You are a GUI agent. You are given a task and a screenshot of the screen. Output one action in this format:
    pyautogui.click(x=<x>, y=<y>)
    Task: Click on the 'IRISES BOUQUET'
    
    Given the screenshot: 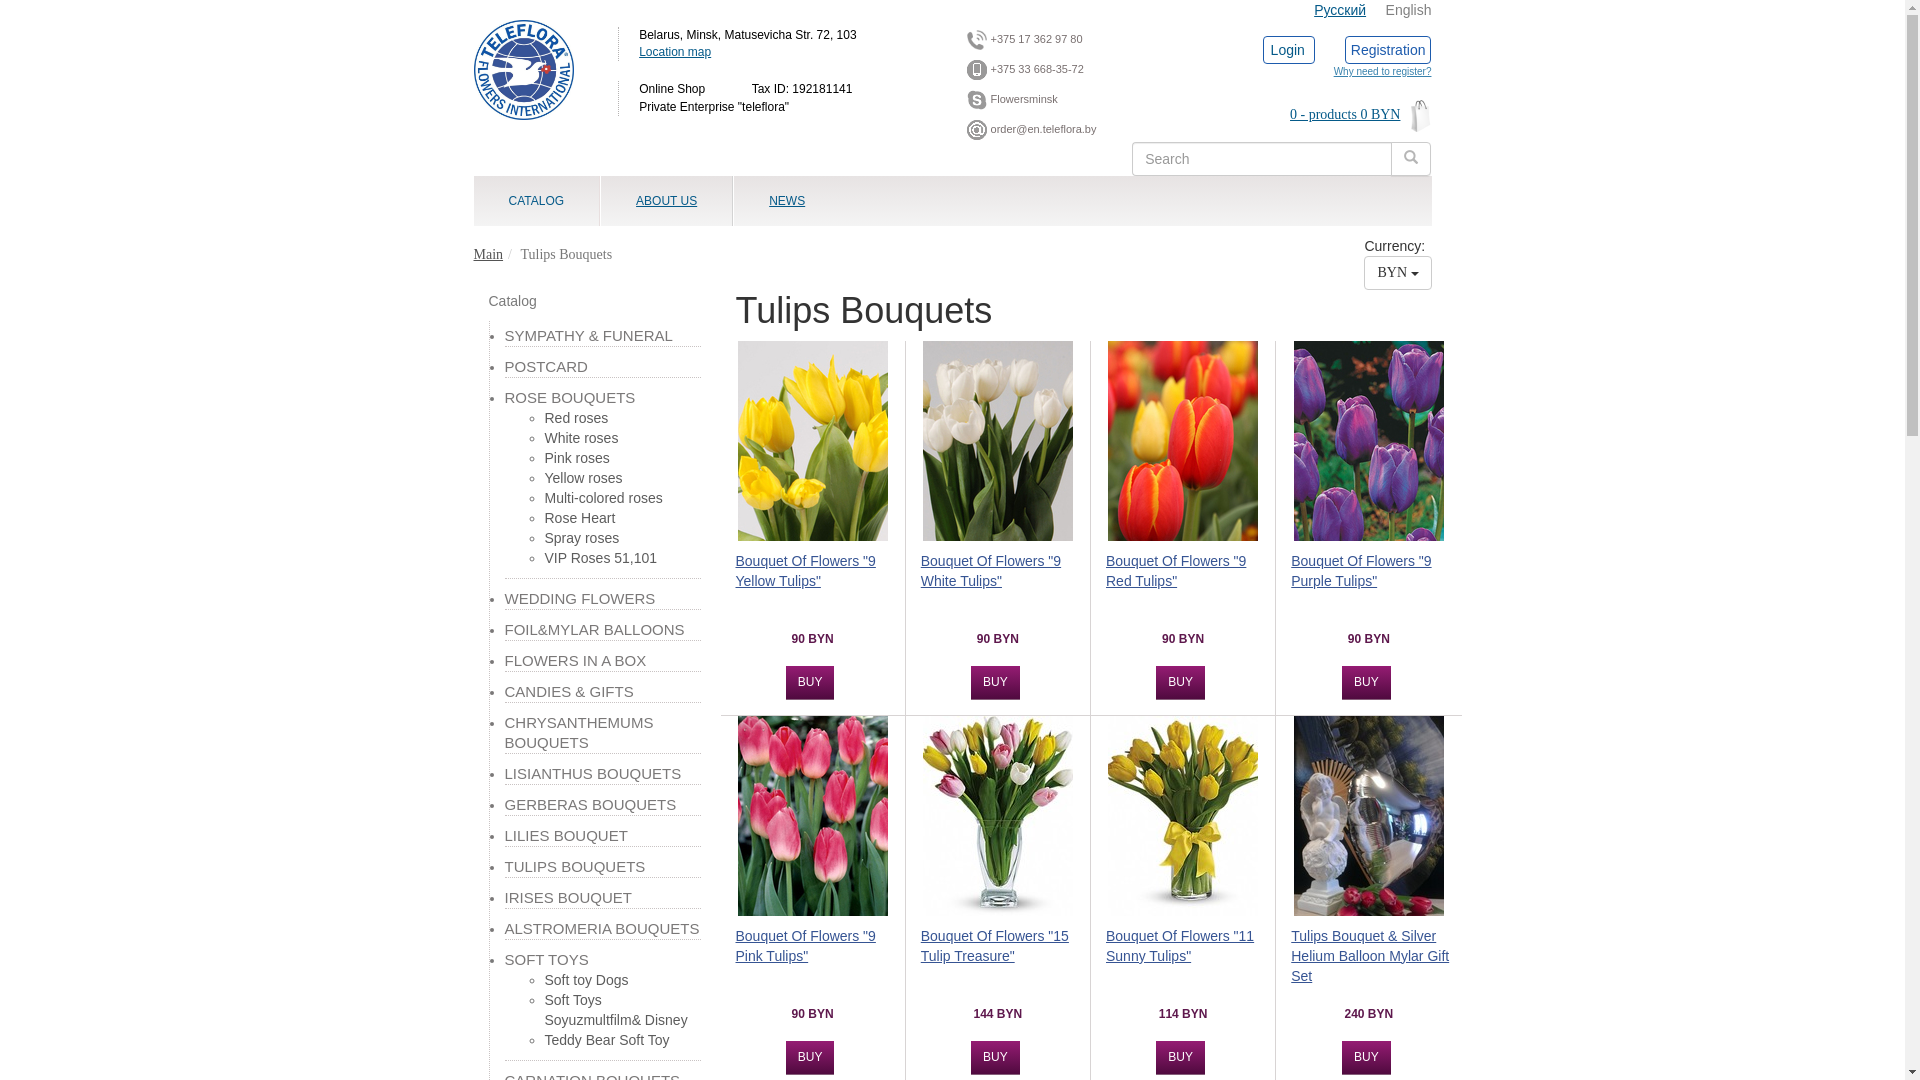 What is the action you would take?
    pyautogui.click(x=566, y=896)
    